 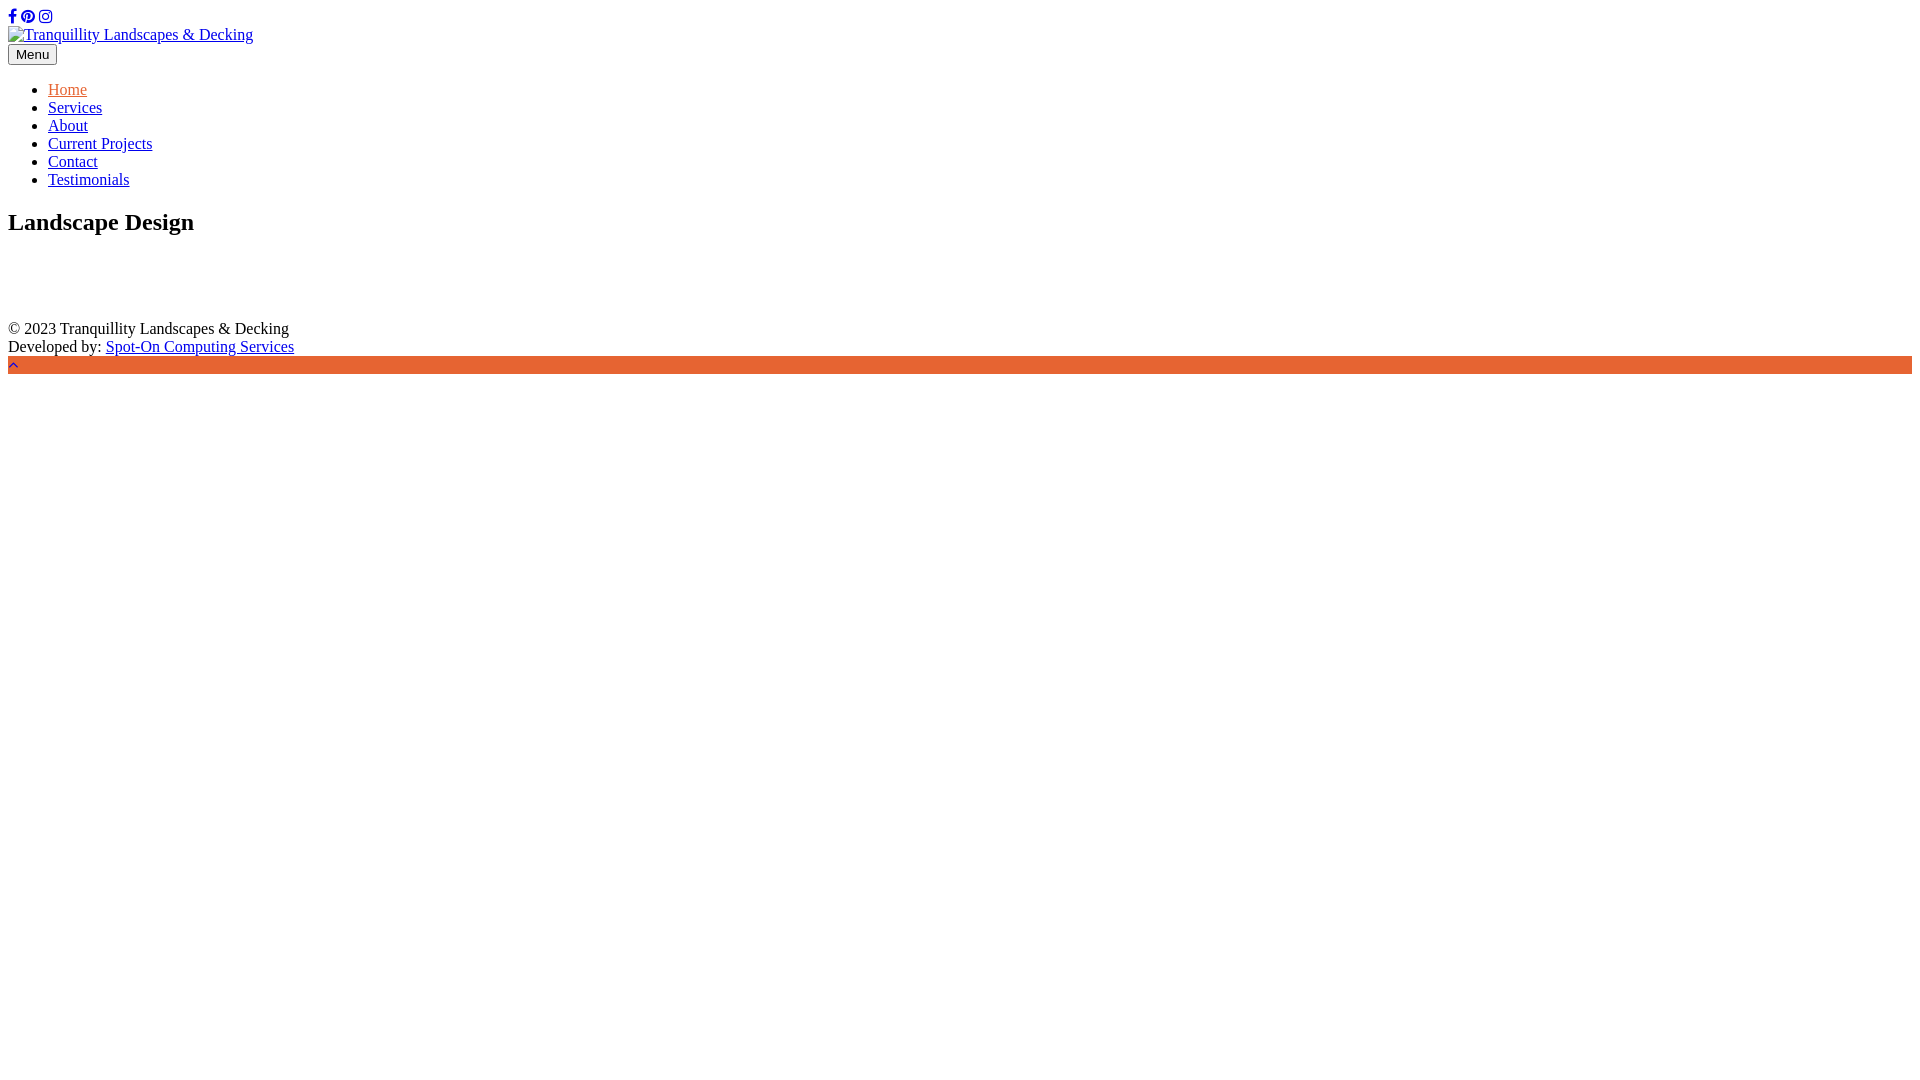 I want to click on 'Contact', so click(x=72, y=160).